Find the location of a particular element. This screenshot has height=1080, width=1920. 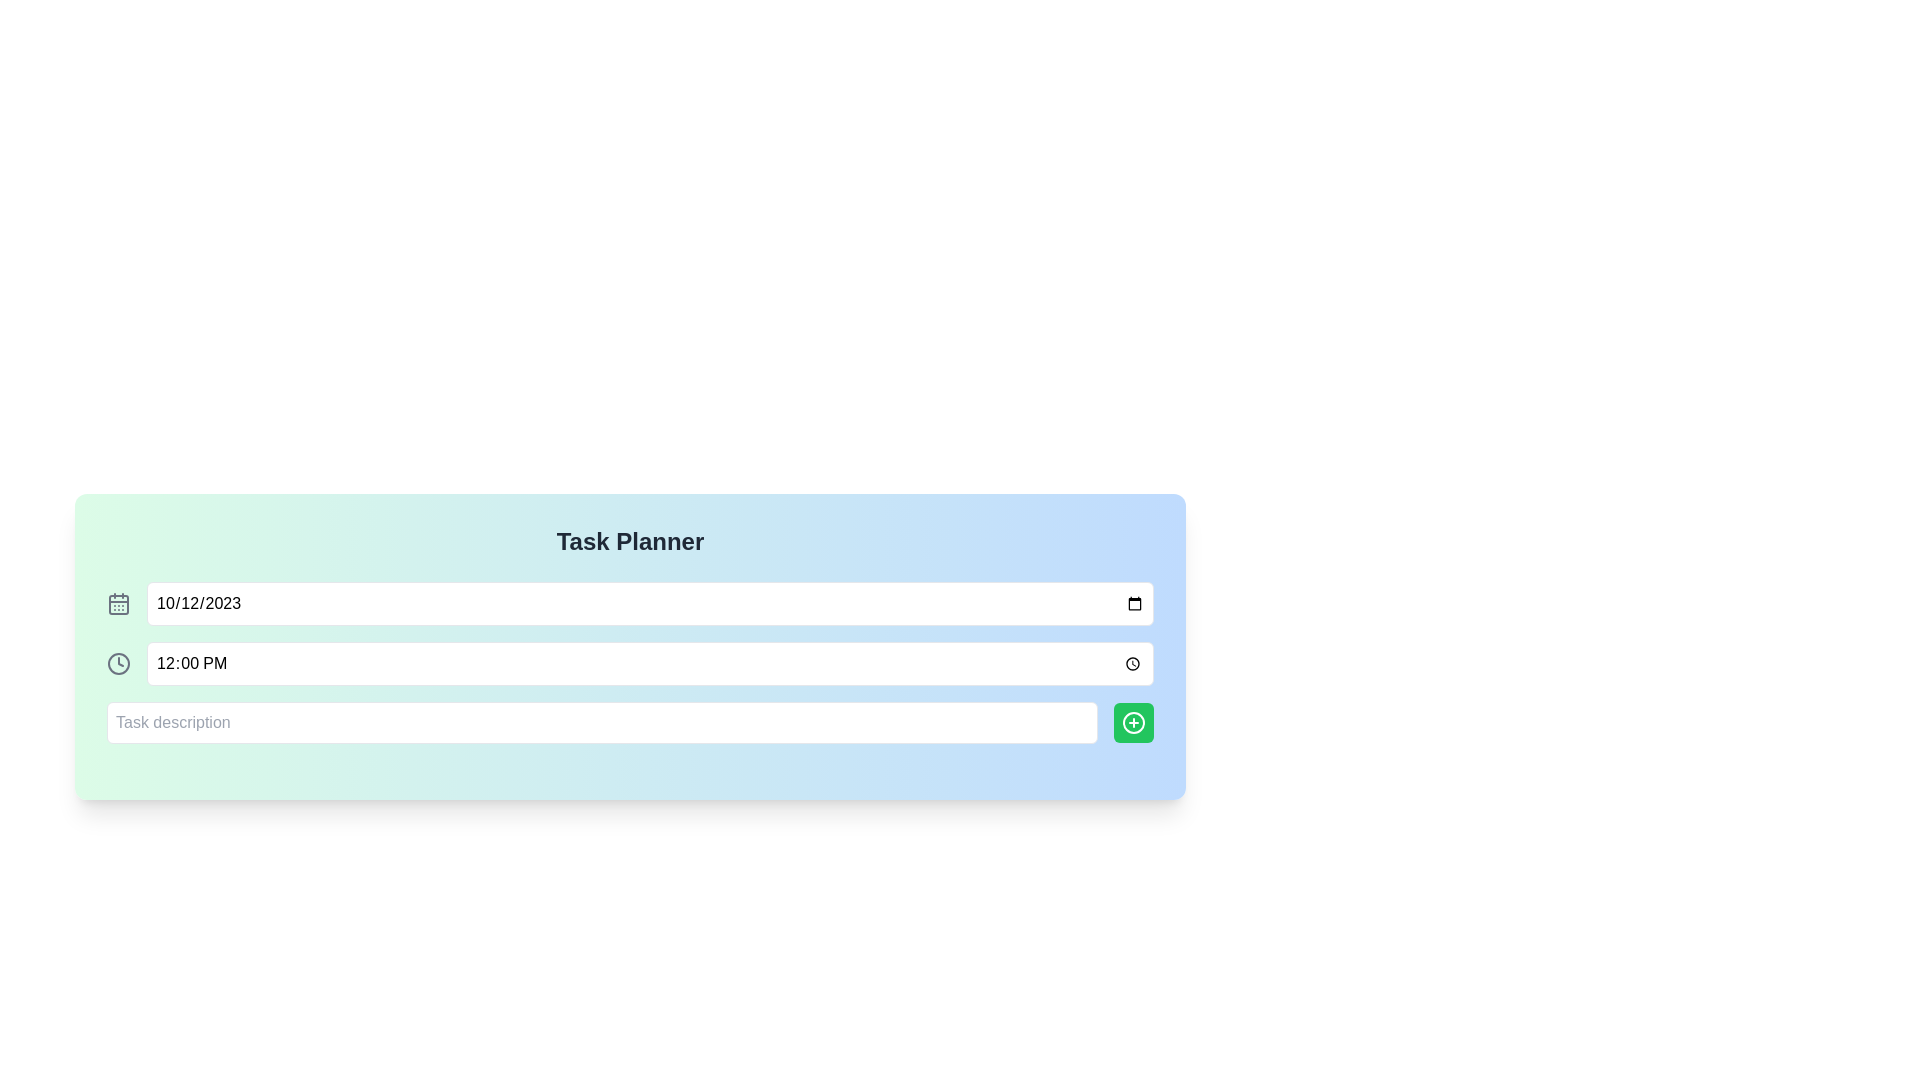

the interactive button located at the far-right end of the last row, which is designed to facilitate adding a new task or item, to observe the hover effect is located at coordinates (1133, 722).